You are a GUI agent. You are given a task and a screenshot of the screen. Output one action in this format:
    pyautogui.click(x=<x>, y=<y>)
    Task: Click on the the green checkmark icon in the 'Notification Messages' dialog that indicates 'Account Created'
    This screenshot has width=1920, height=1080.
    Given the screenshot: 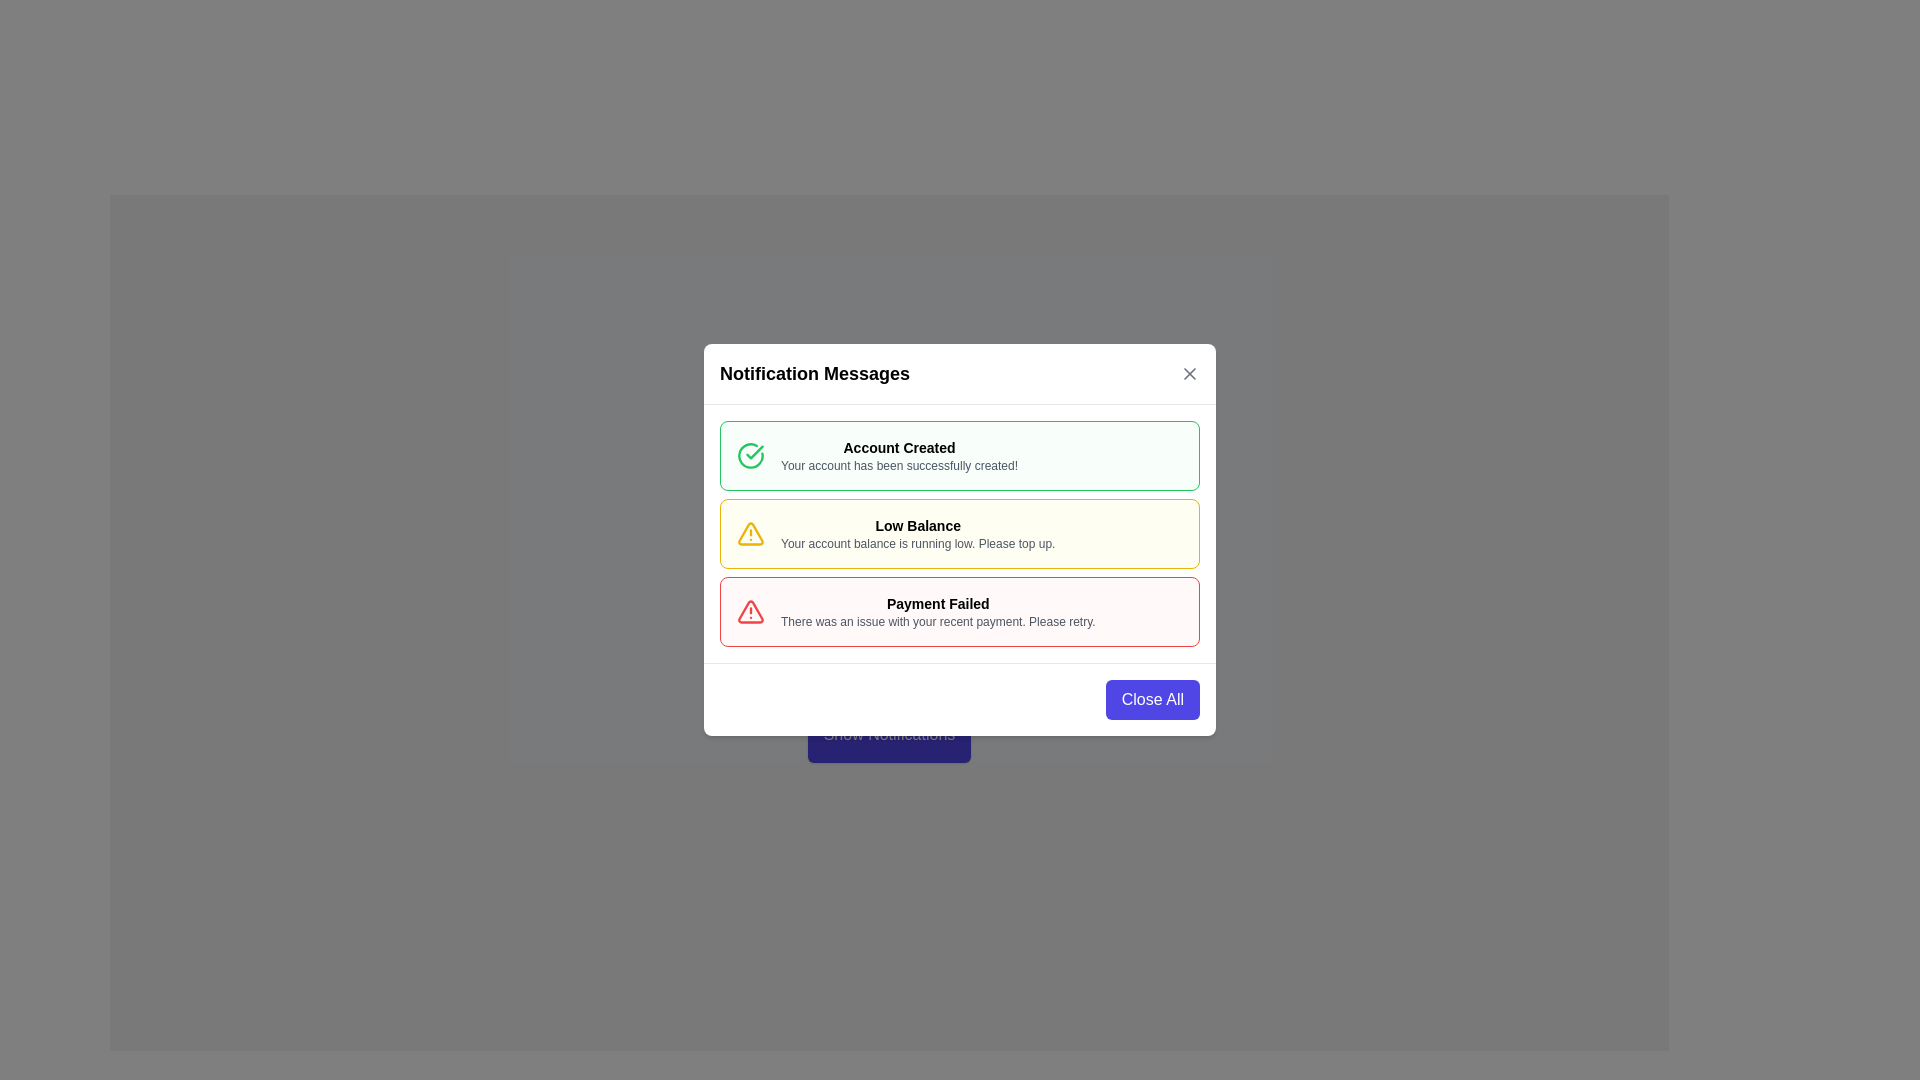 What is the action you would take?
    pyautogui.click(x=754, y=452)
    